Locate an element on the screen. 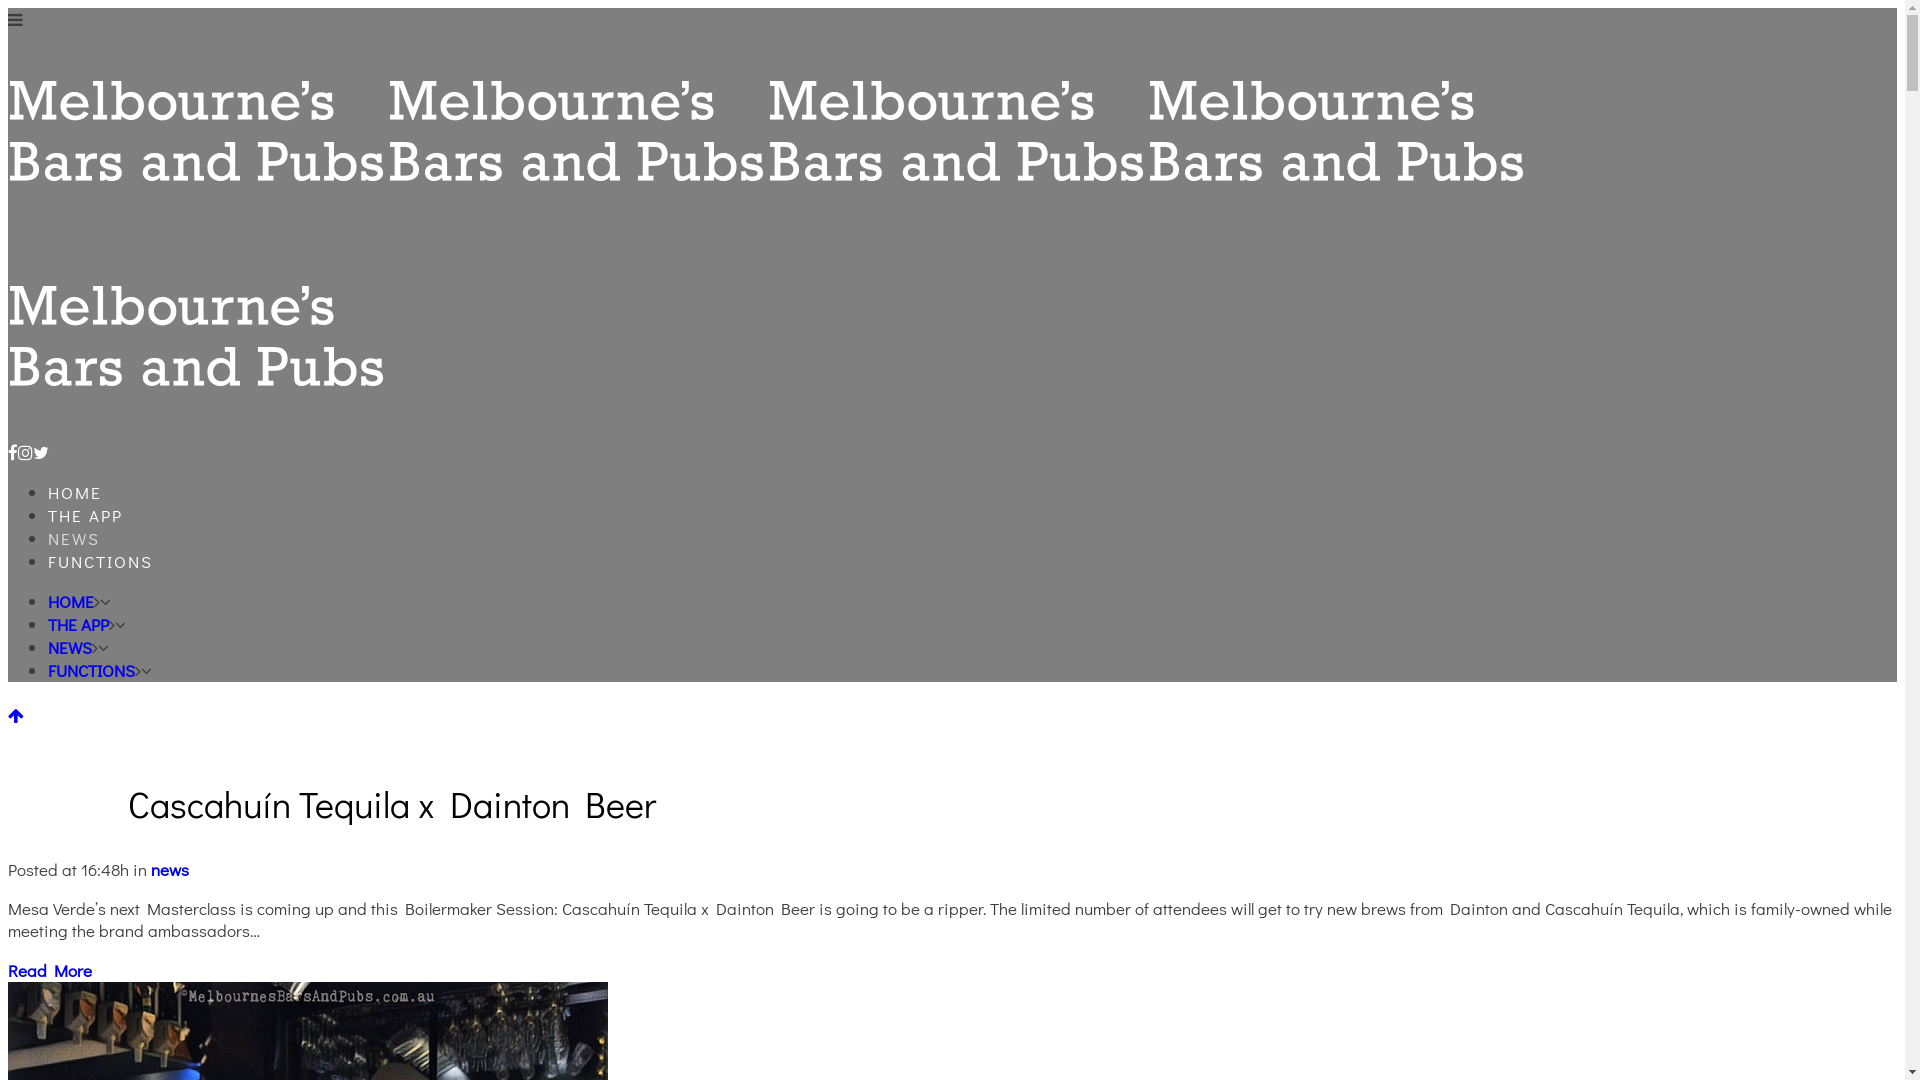 The image size is (1920, 1080). 'FUNCTIONS' is located at coordinates (48, 670).